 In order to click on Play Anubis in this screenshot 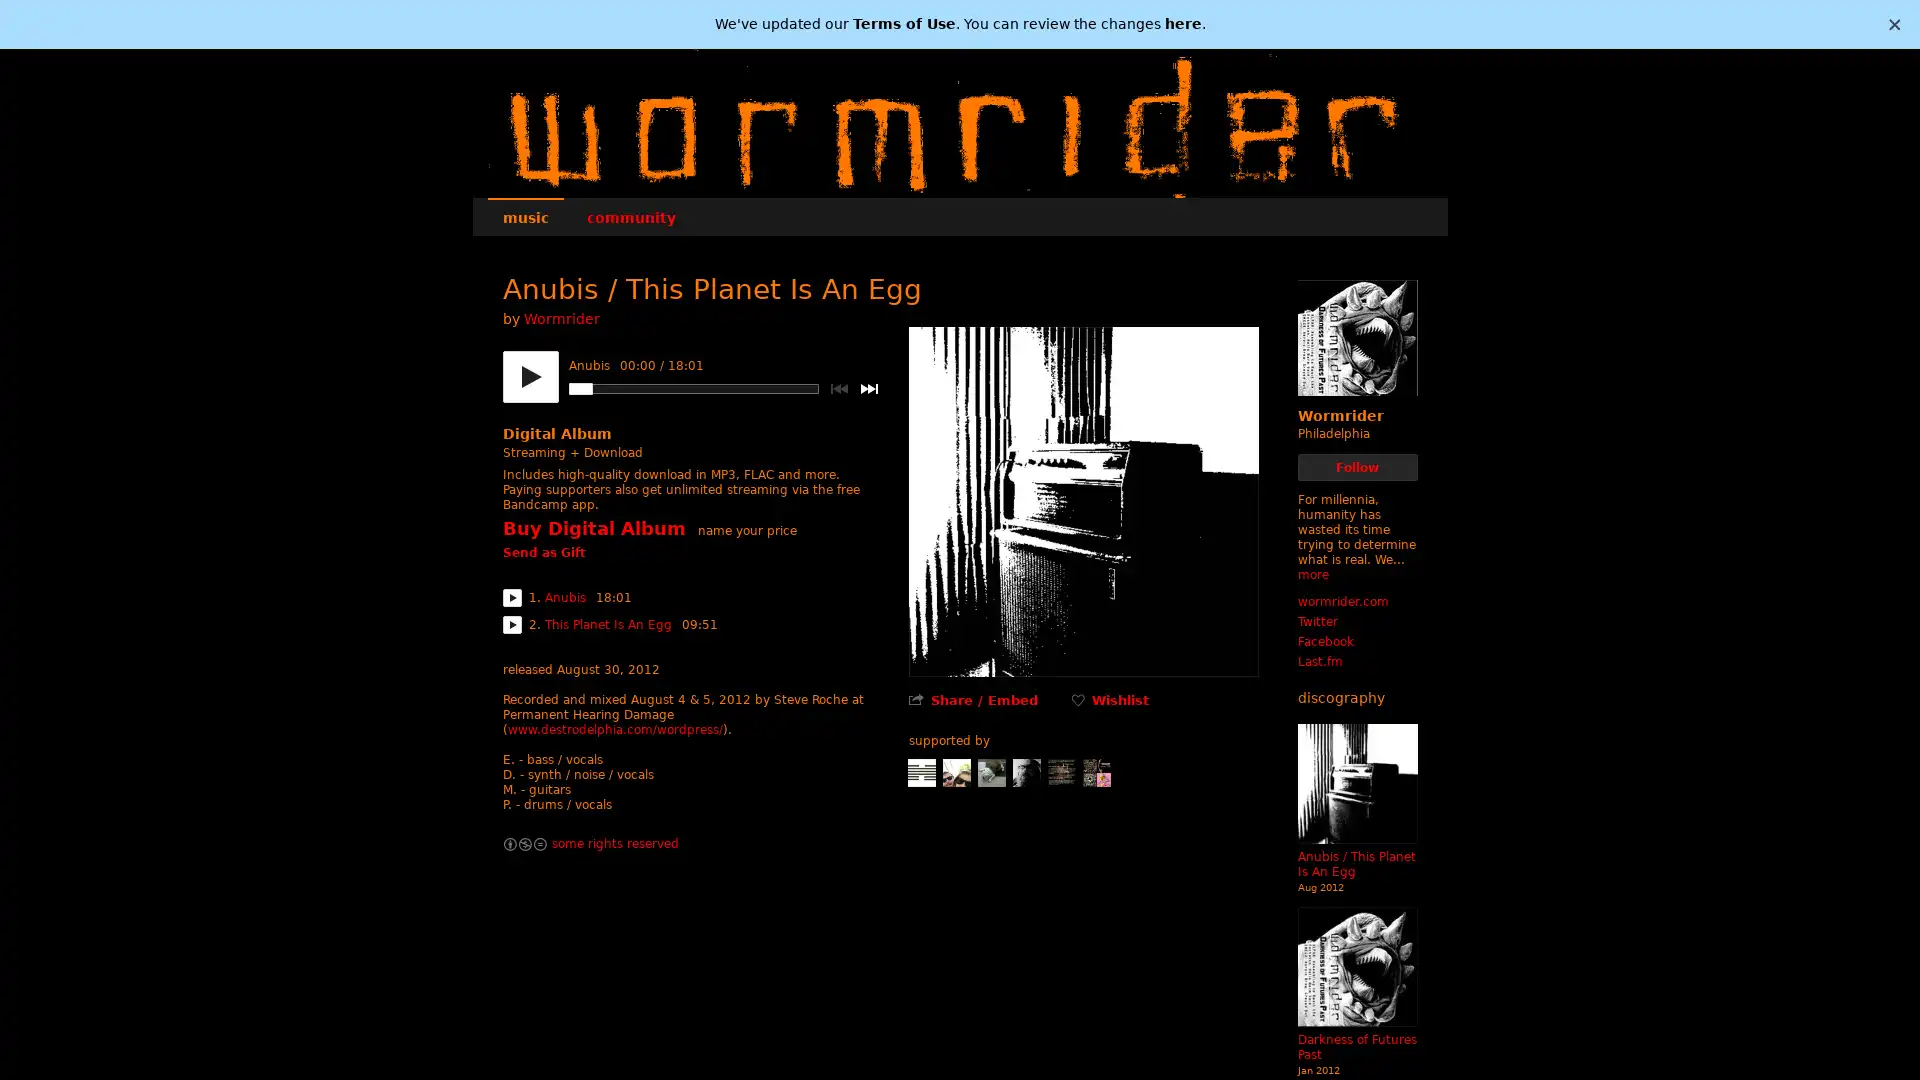, I will do `click(511, 596)`.